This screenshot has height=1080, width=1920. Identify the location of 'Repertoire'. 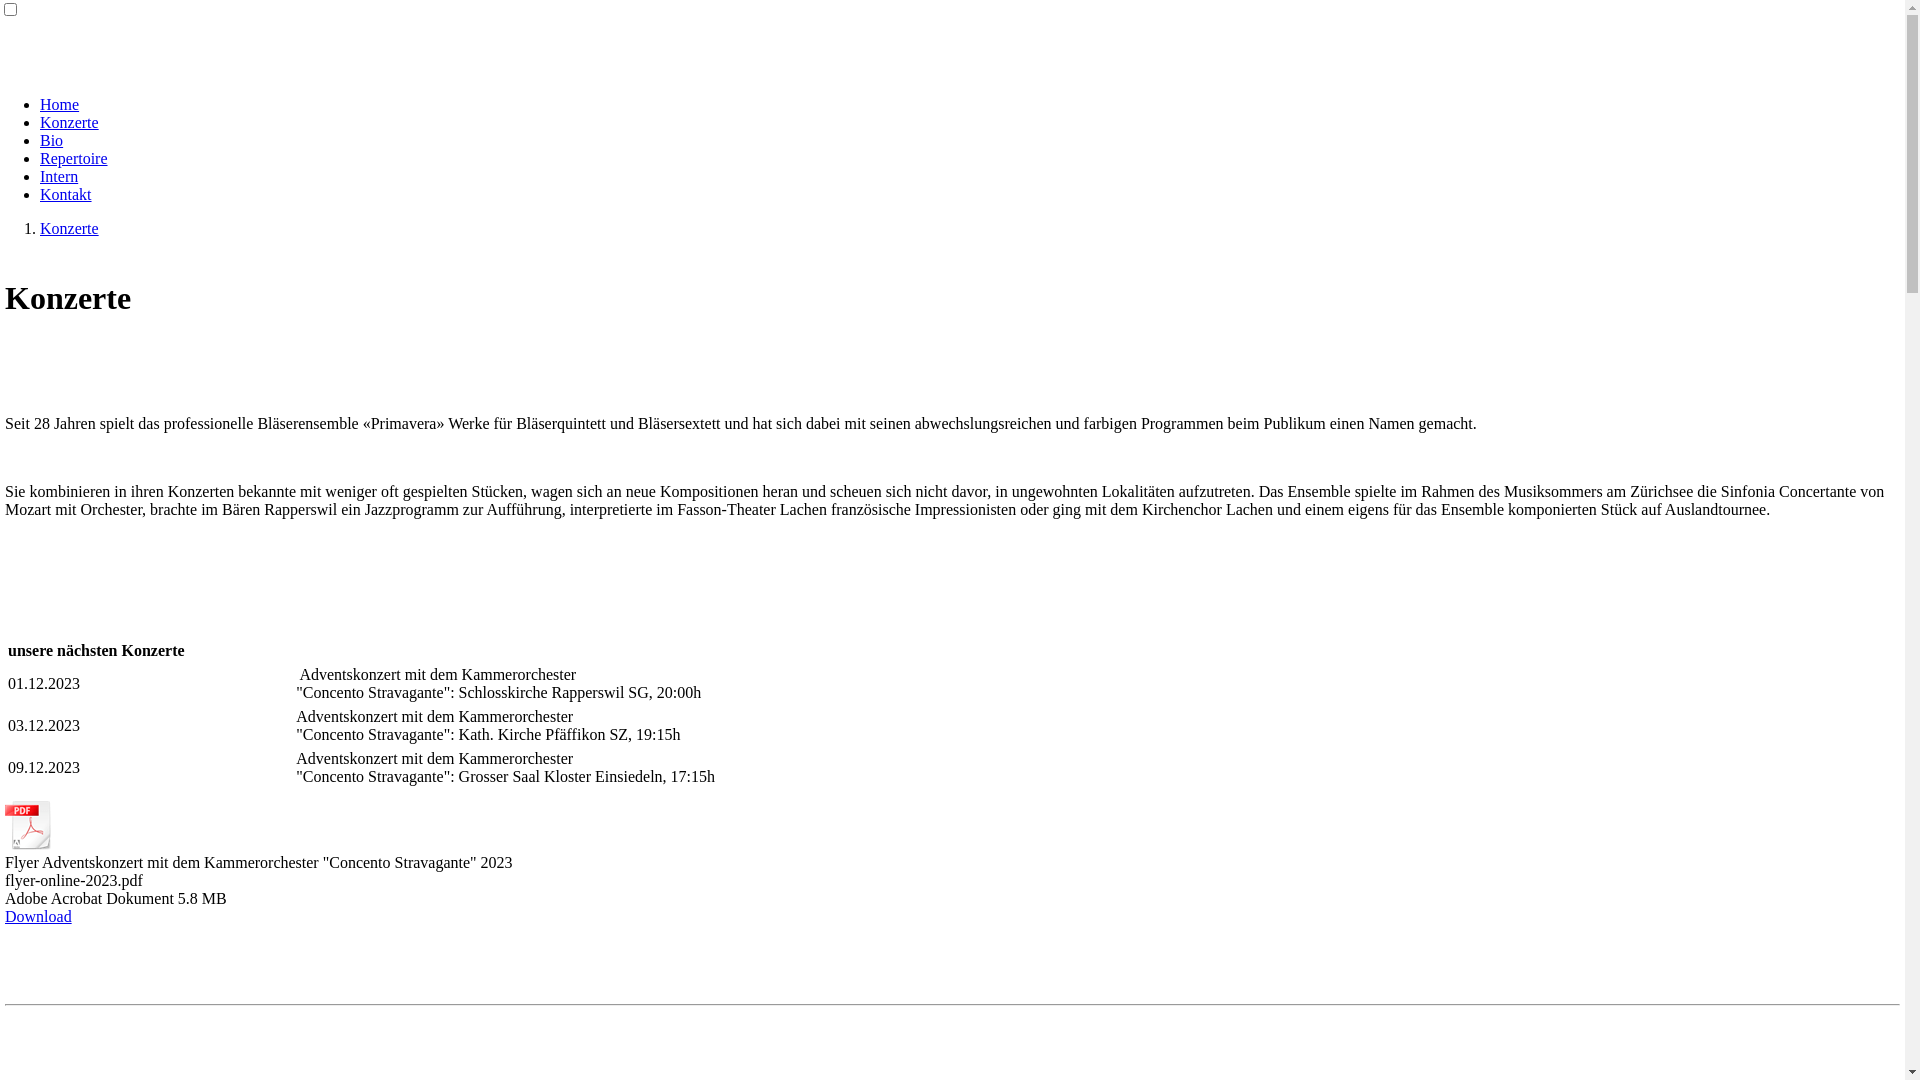
(73, 157).